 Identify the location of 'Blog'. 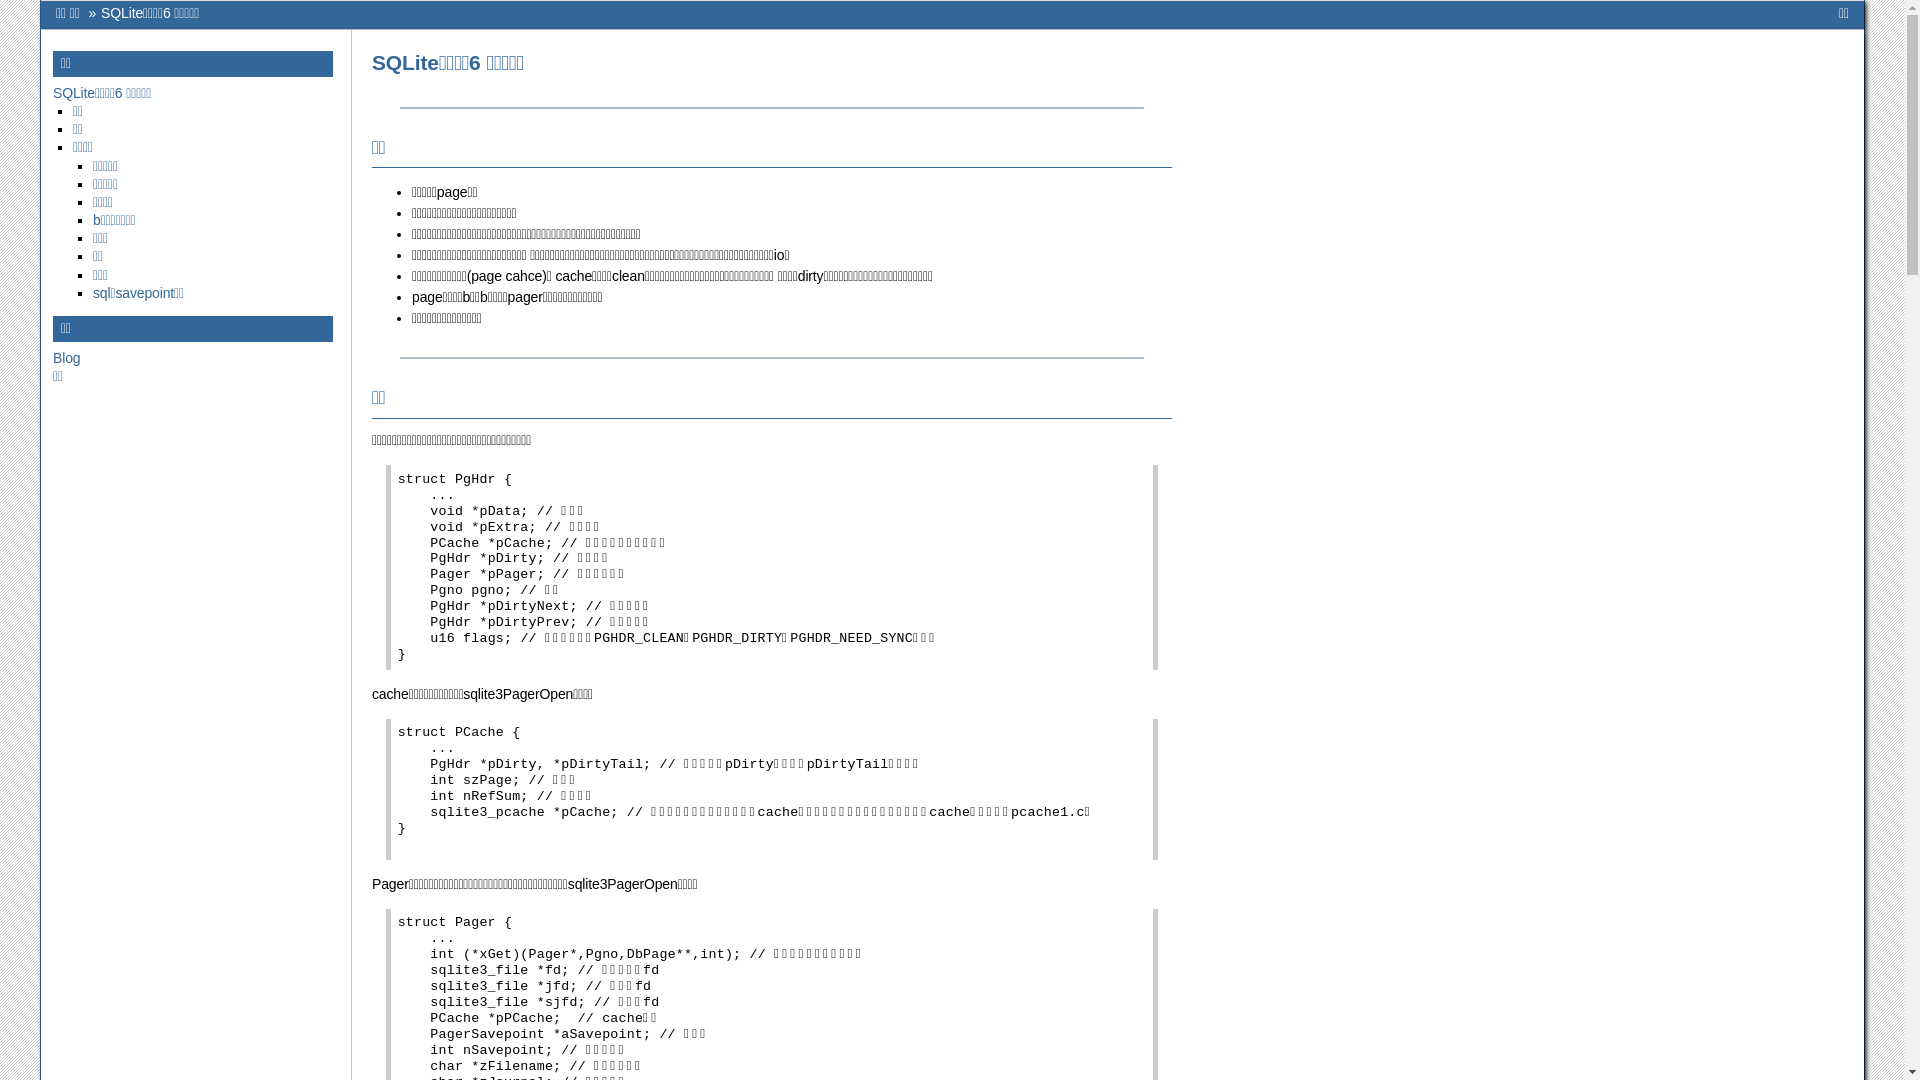
(66, 357).